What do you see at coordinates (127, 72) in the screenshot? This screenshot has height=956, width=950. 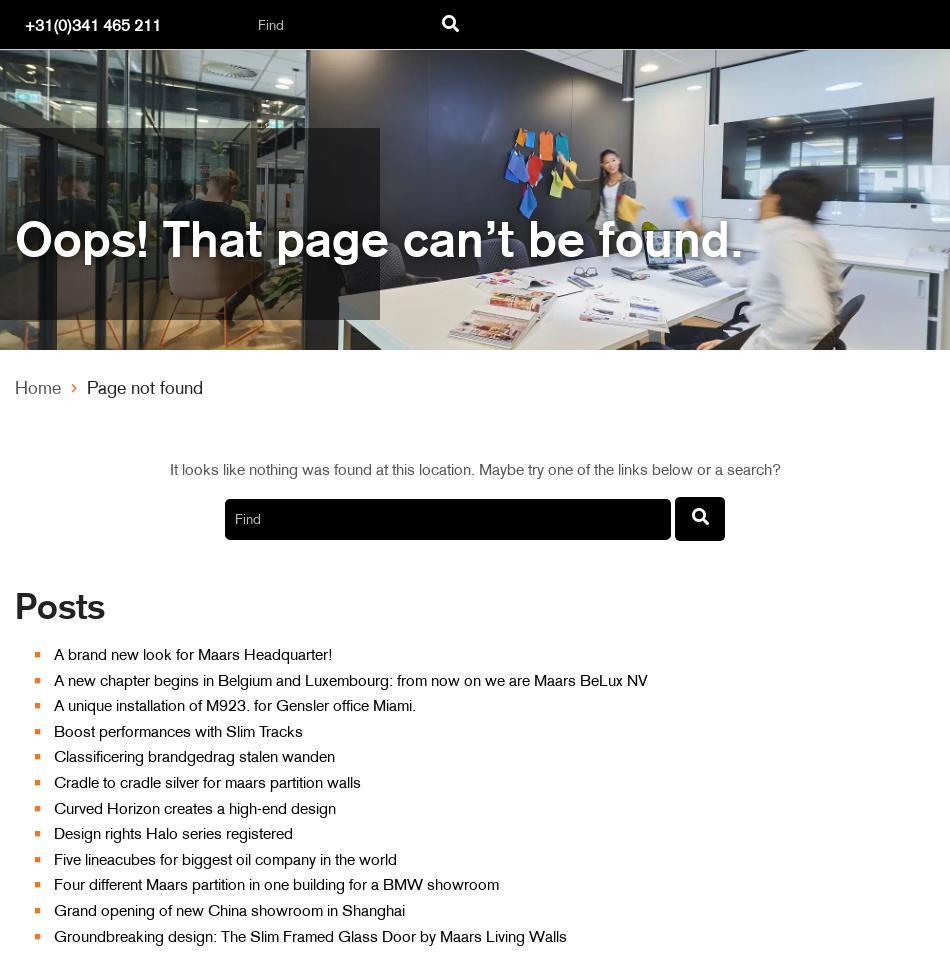 I see `'Information Panorama'` at bounding box center [127, 72].